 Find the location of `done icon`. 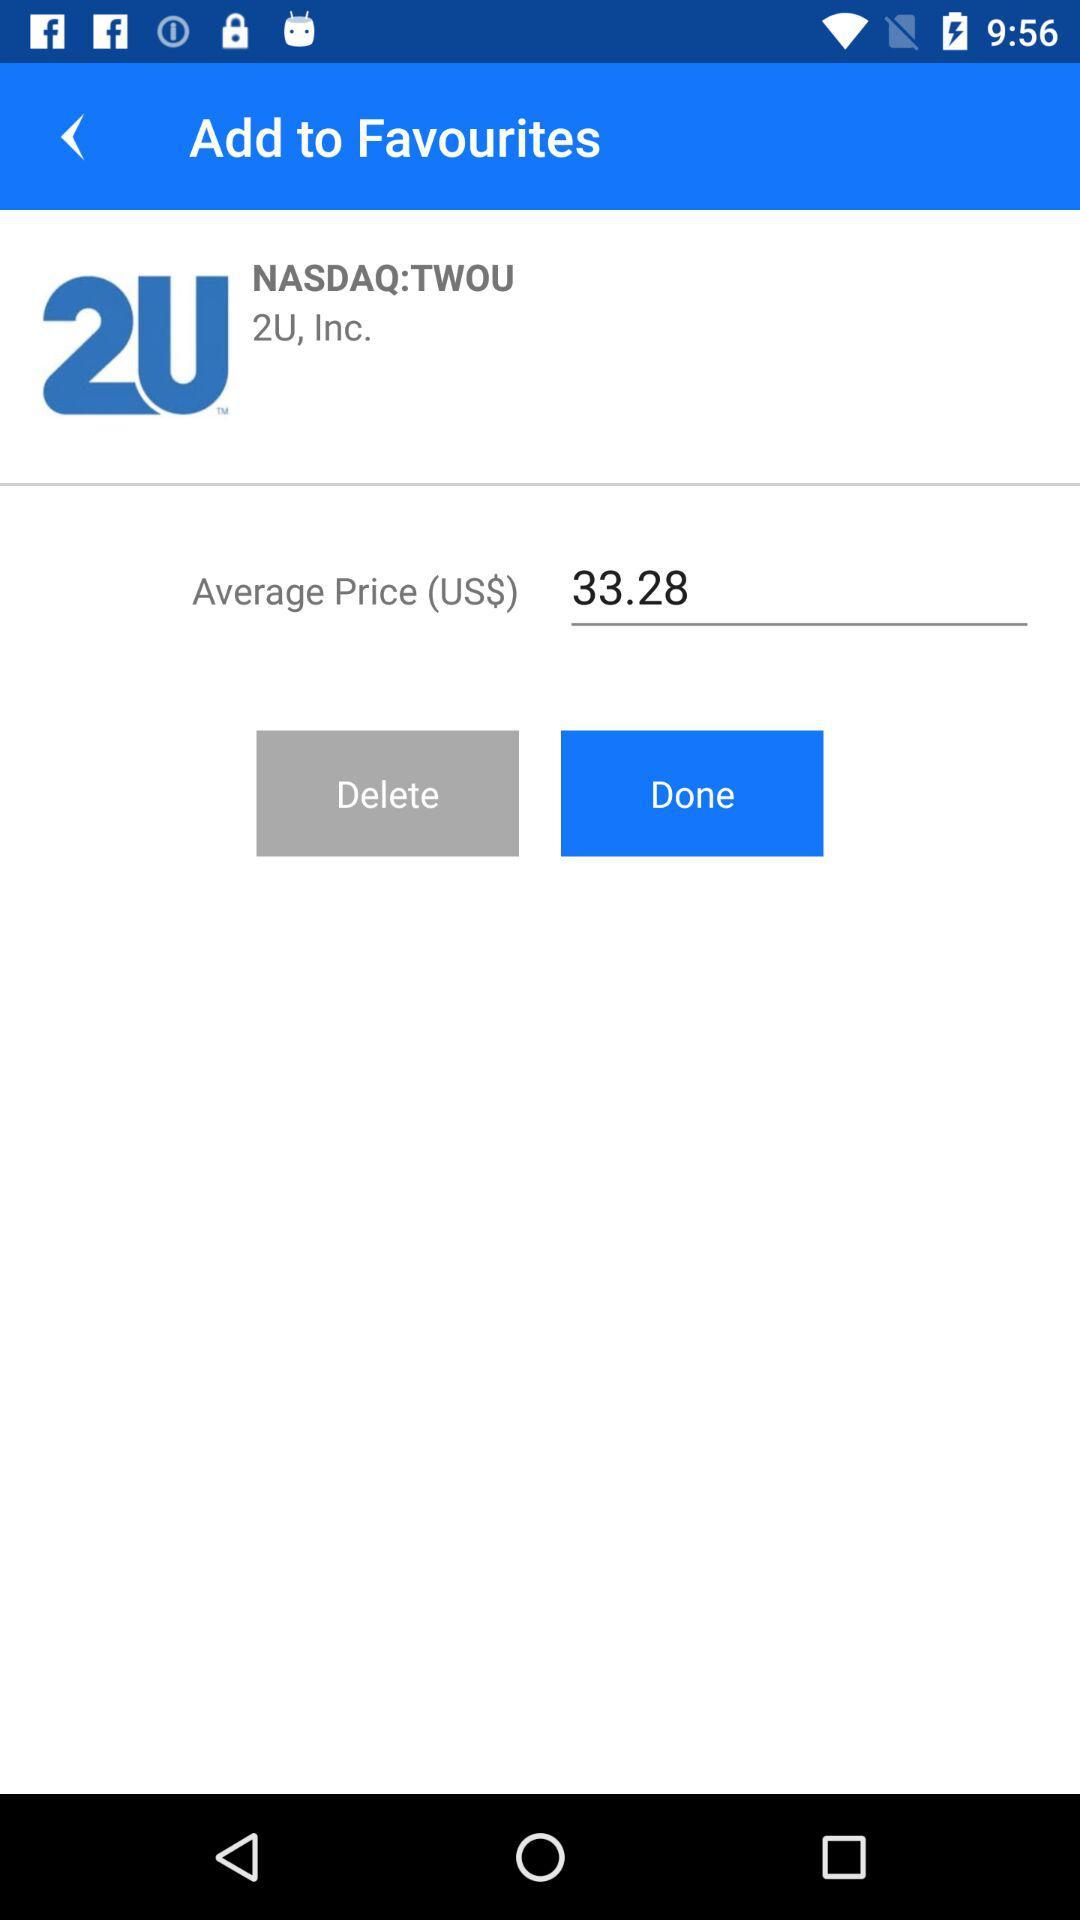

done icon is located at coordinates (691, 792).